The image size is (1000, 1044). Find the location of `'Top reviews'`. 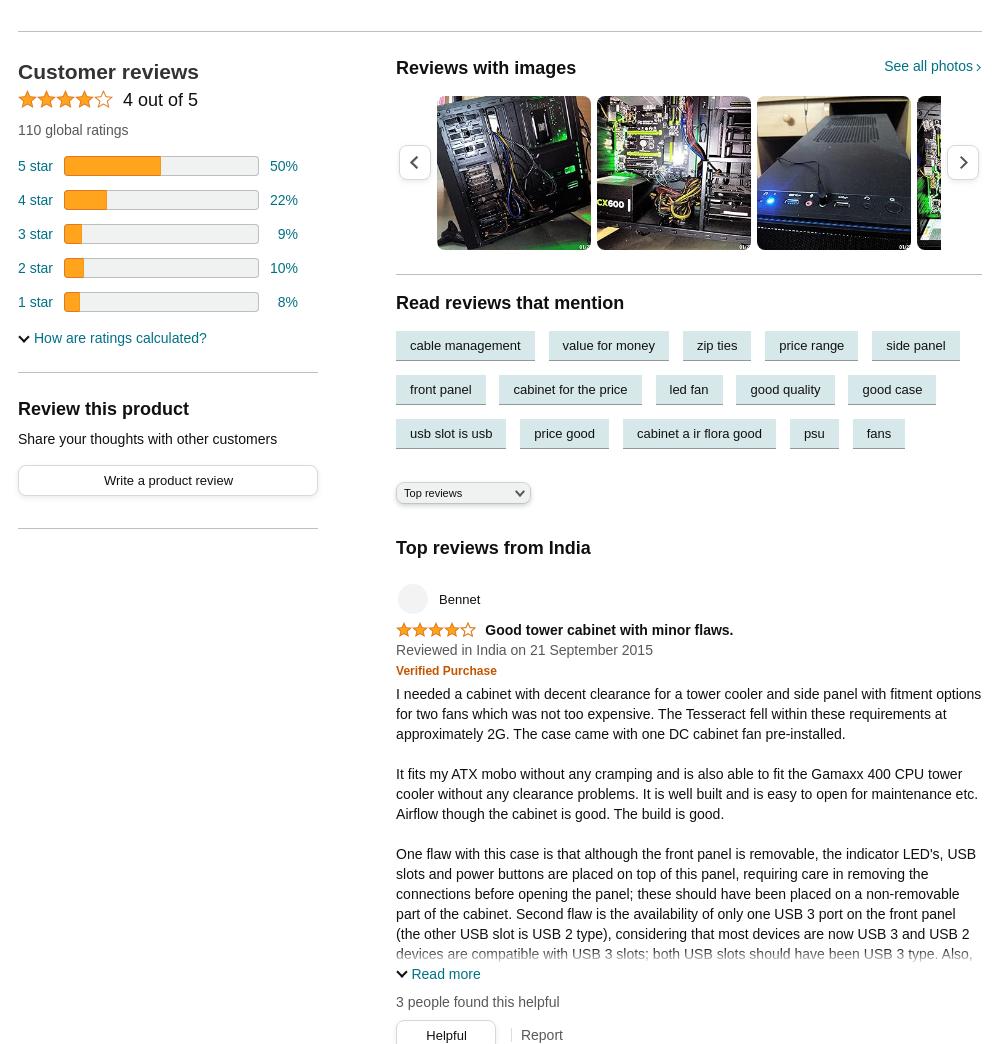

'Top reviews' is located at coordinates (404, 492).